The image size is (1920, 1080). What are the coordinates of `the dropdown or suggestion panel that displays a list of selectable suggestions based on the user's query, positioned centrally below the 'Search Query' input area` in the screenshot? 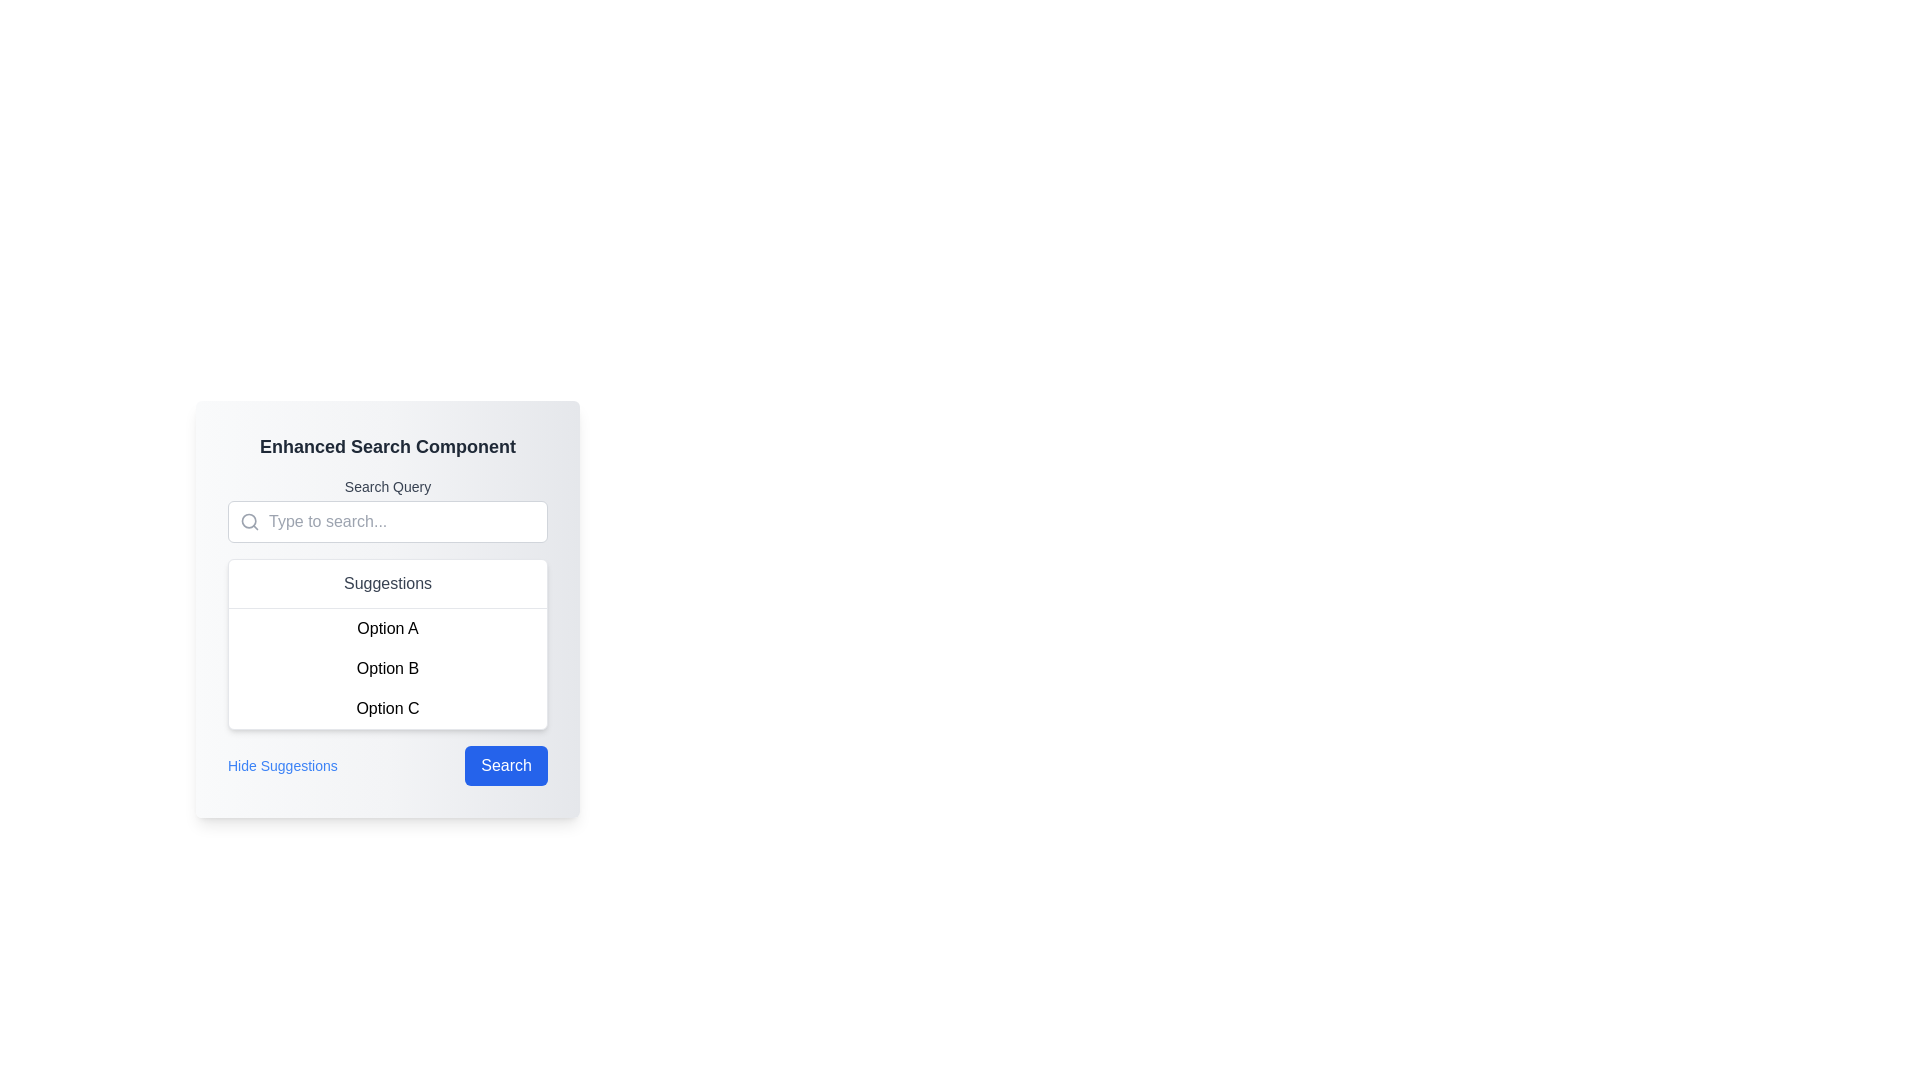 It's located at (388, 644).